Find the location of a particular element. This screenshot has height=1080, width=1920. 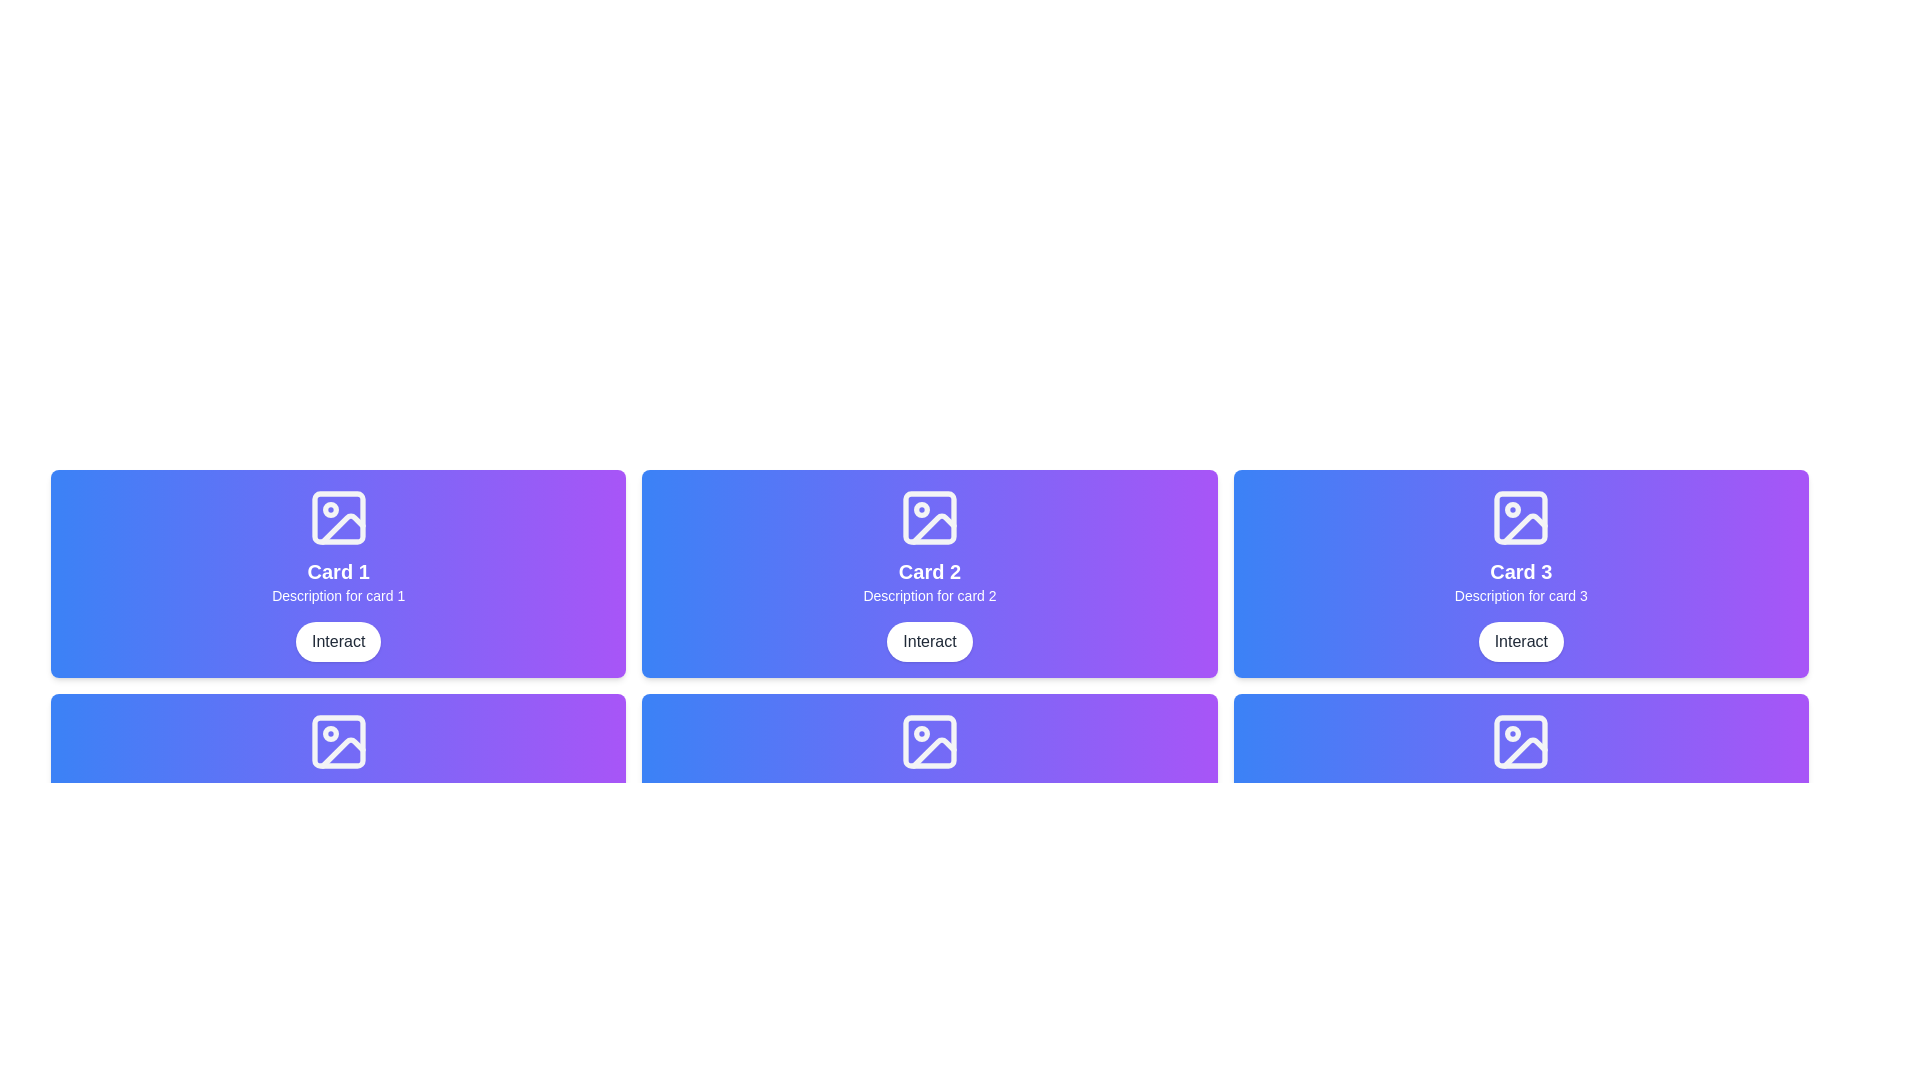

the icon resembling an image or photo with a gray outline, located centrally within 'Card 2', which is the middle card in the top row, situated above the text 'Card 2' and 'Description for card 2' is located at coordinates (929, 516).